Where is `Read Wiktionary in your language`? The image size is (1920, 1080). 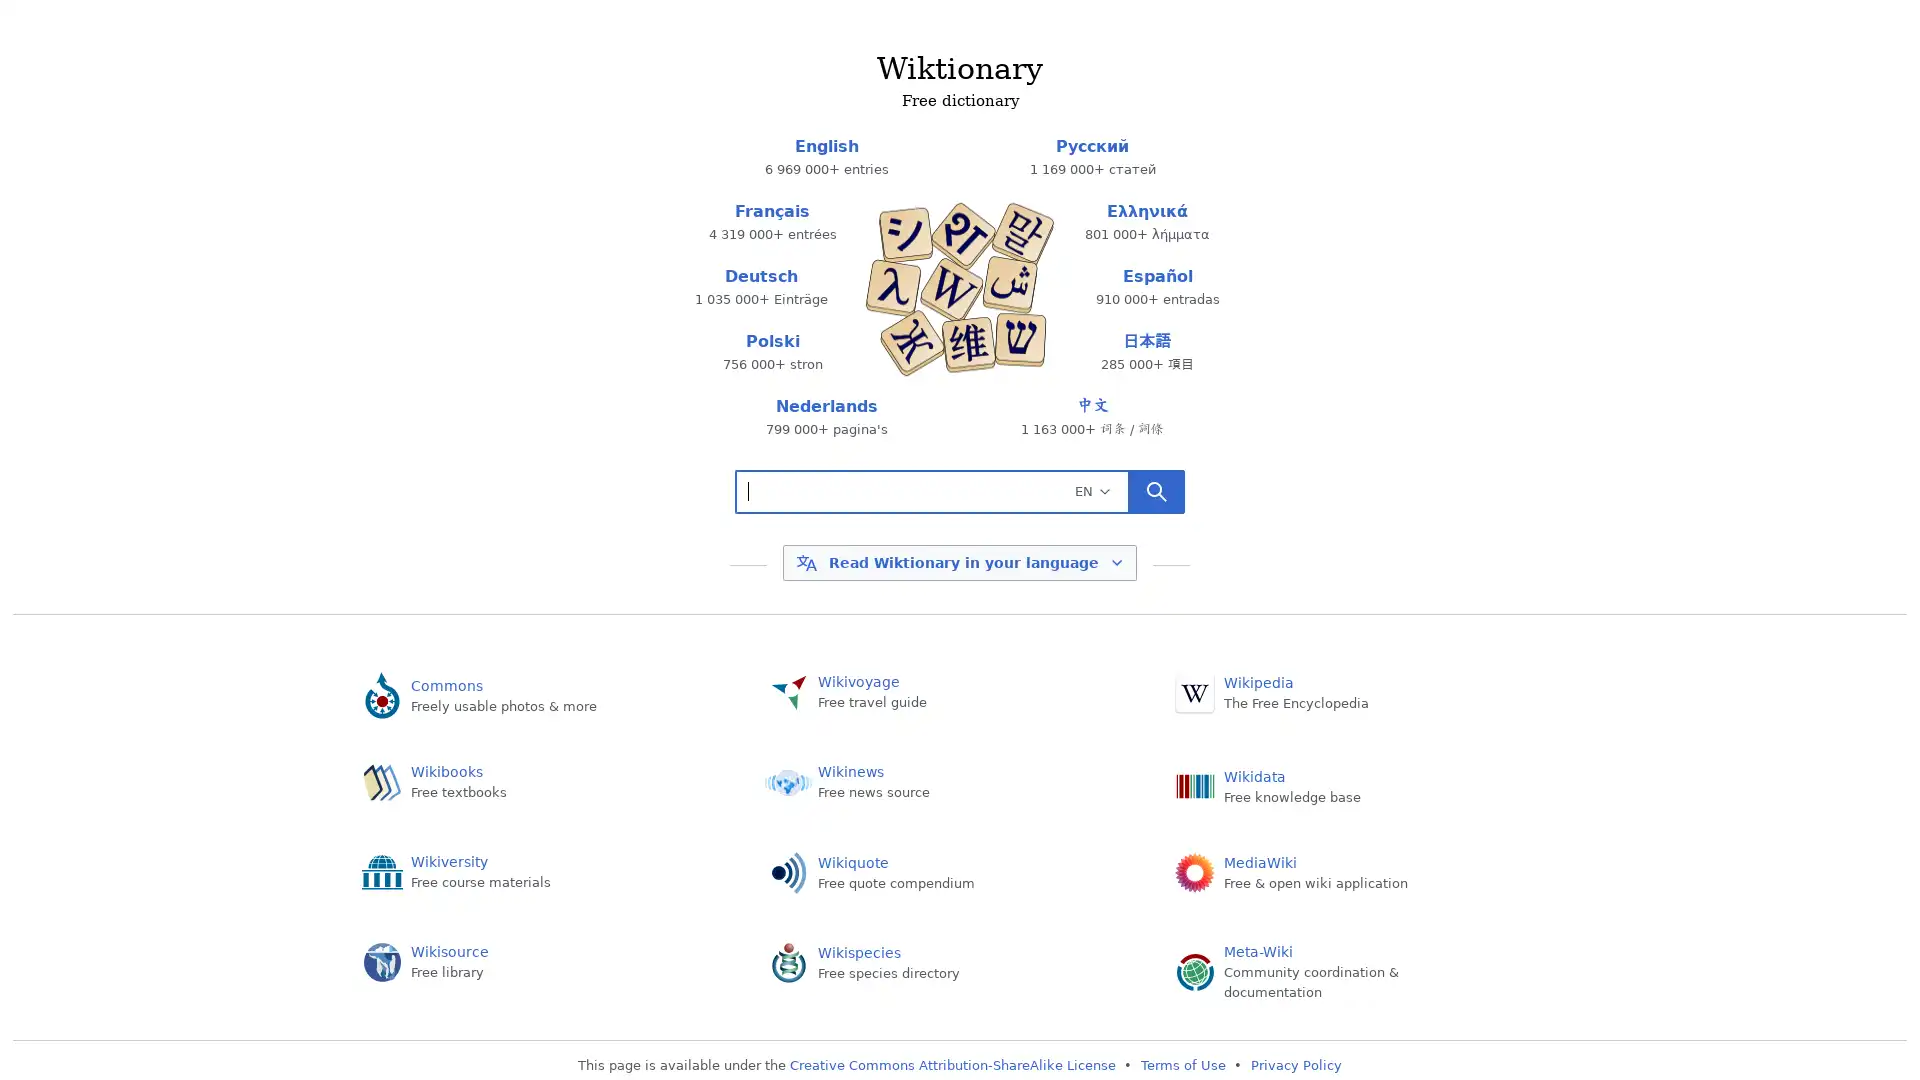 Read Wiktionary in your language is located at coordinates (958, 563).